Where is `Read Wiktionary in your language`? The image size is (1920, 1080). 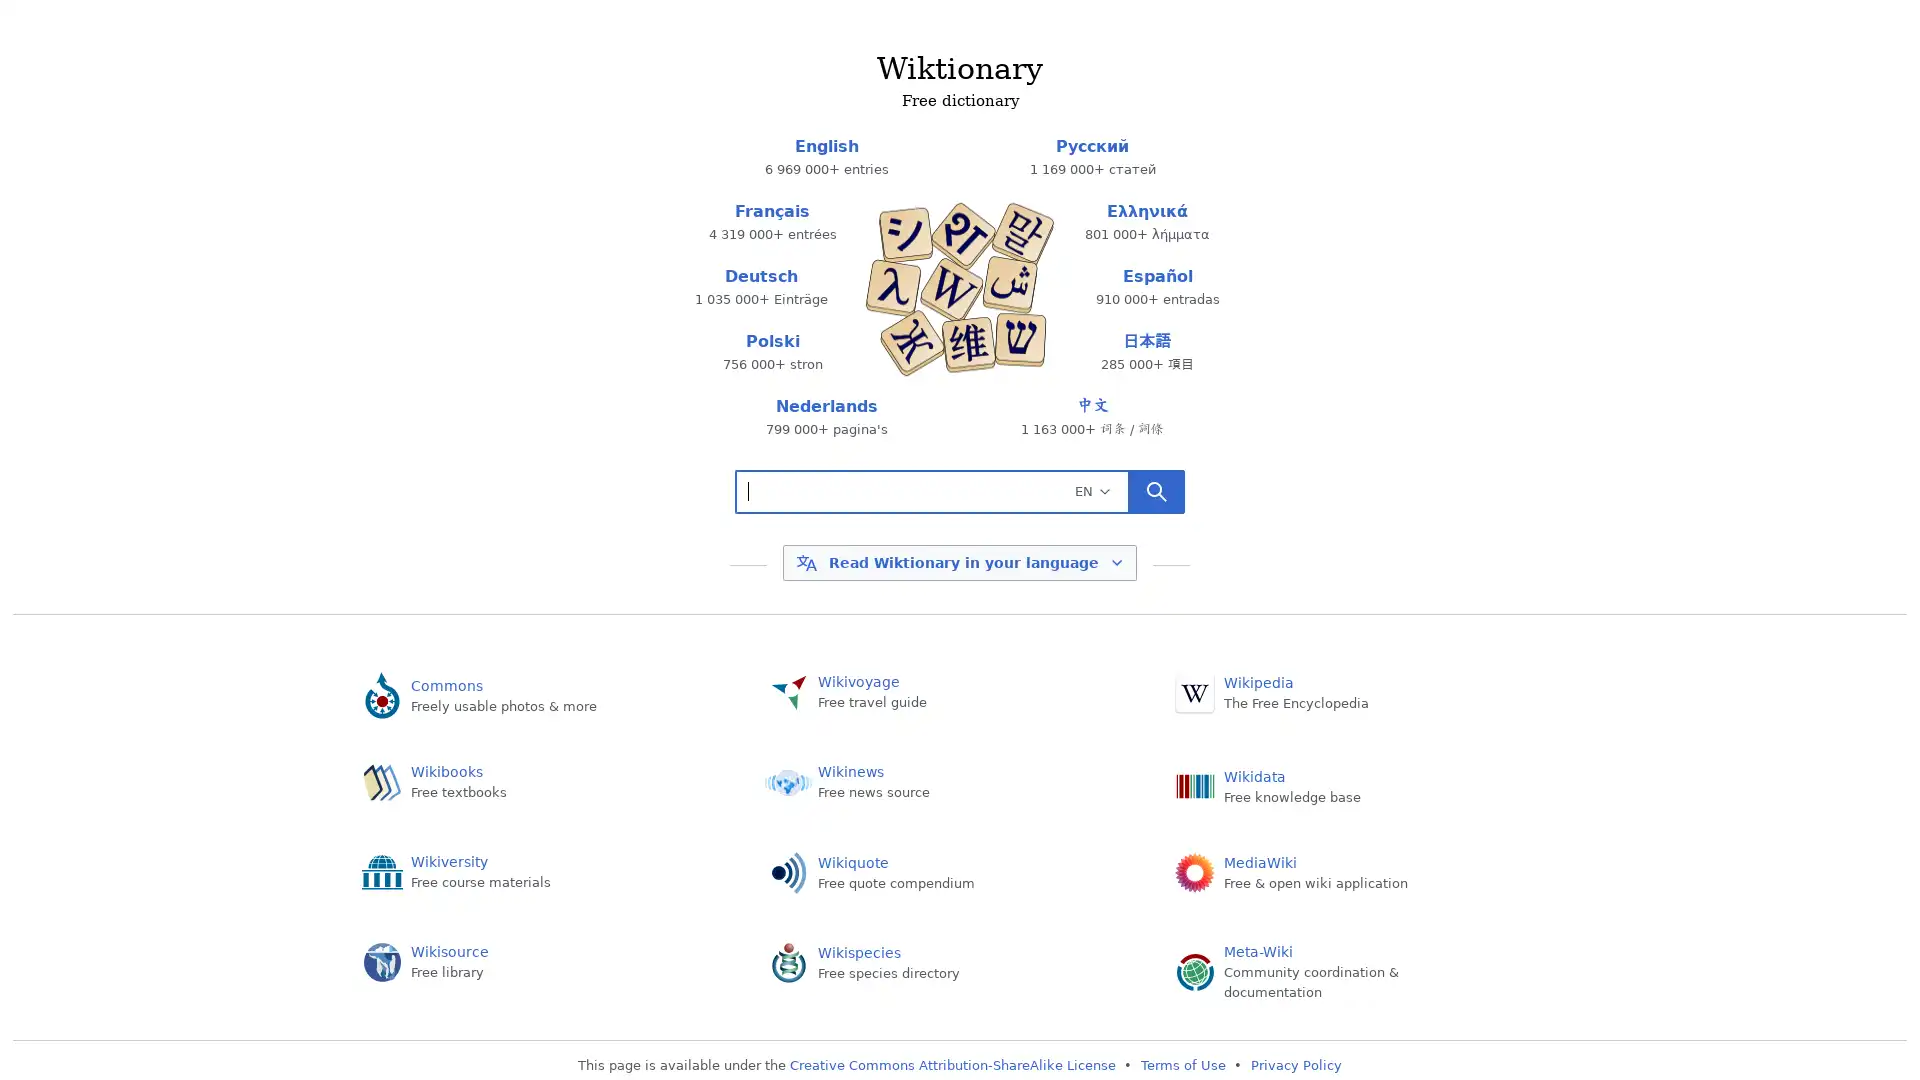 Read Wiktionary in your language is located at coordinates (958, 563).